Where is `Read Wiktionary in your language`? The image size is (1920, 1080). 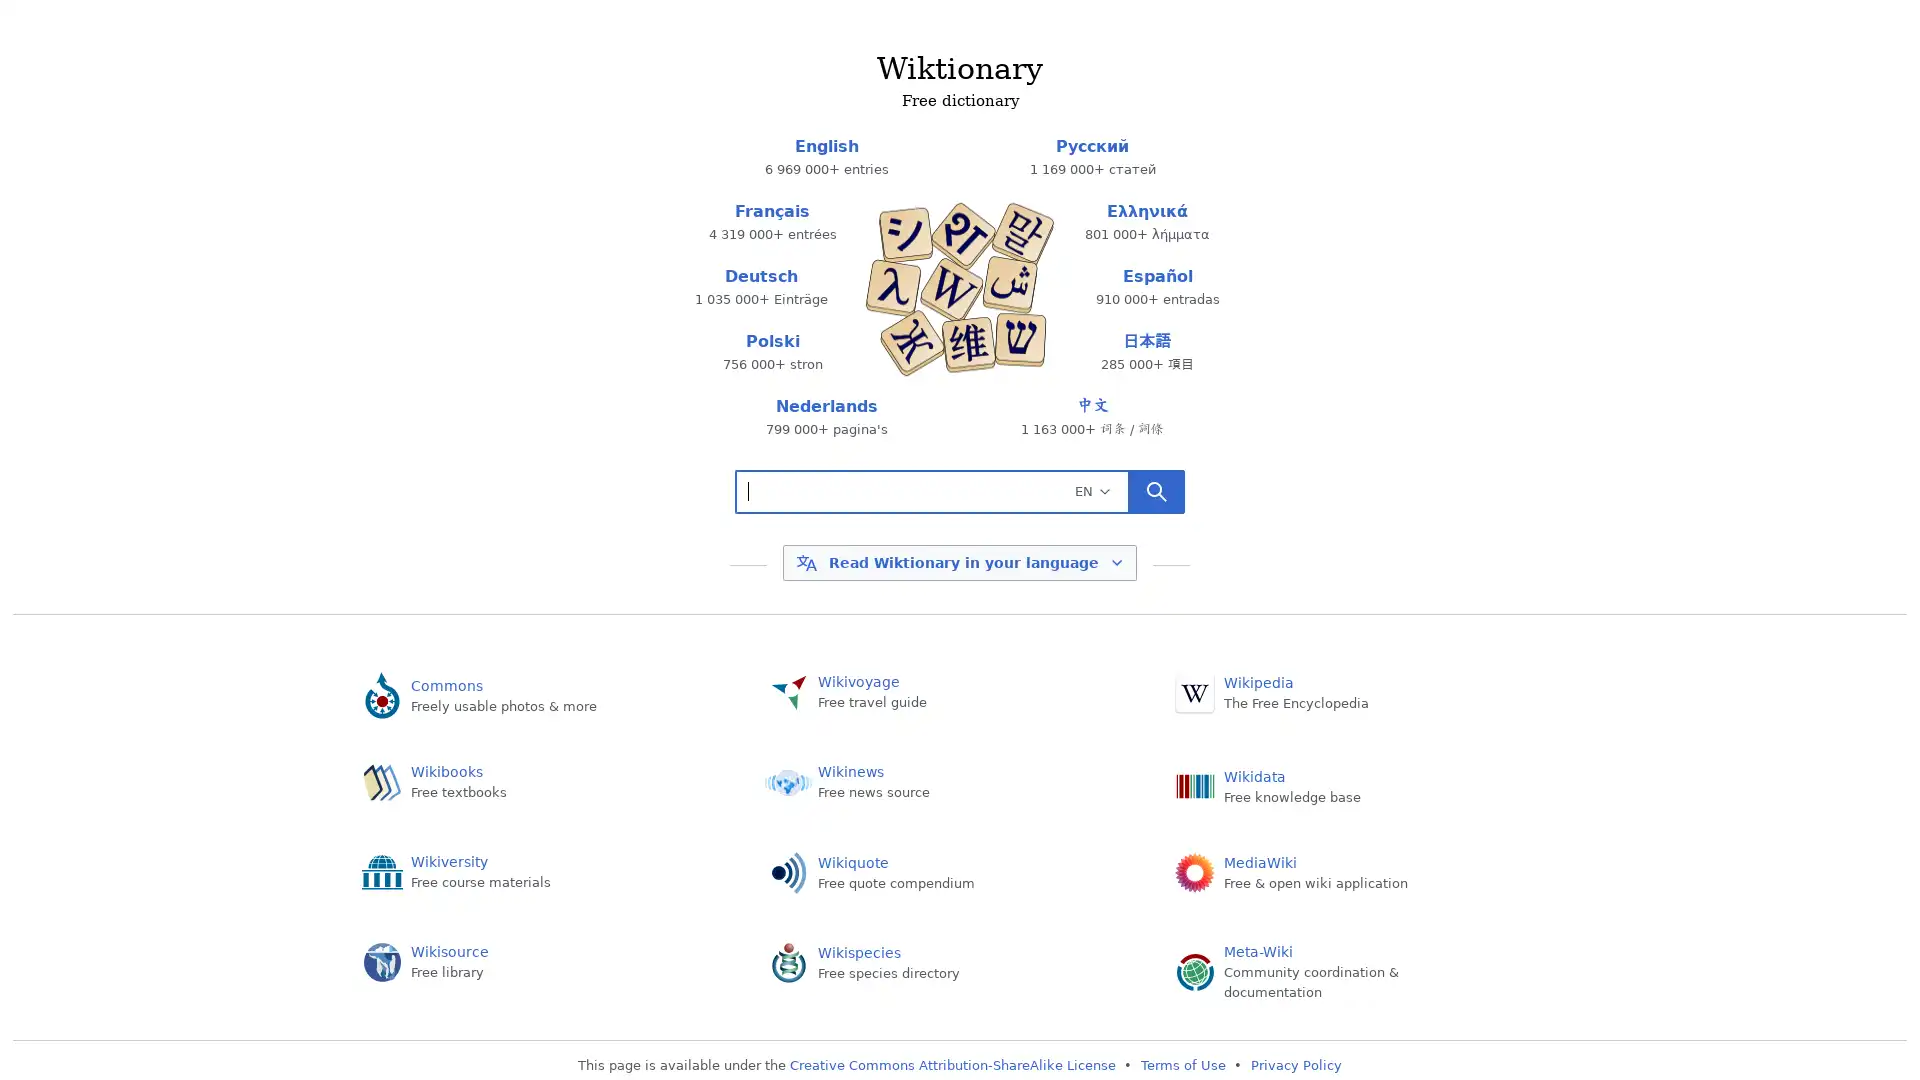 Read Wiktionary in your language is located at coordinates (958, 563).